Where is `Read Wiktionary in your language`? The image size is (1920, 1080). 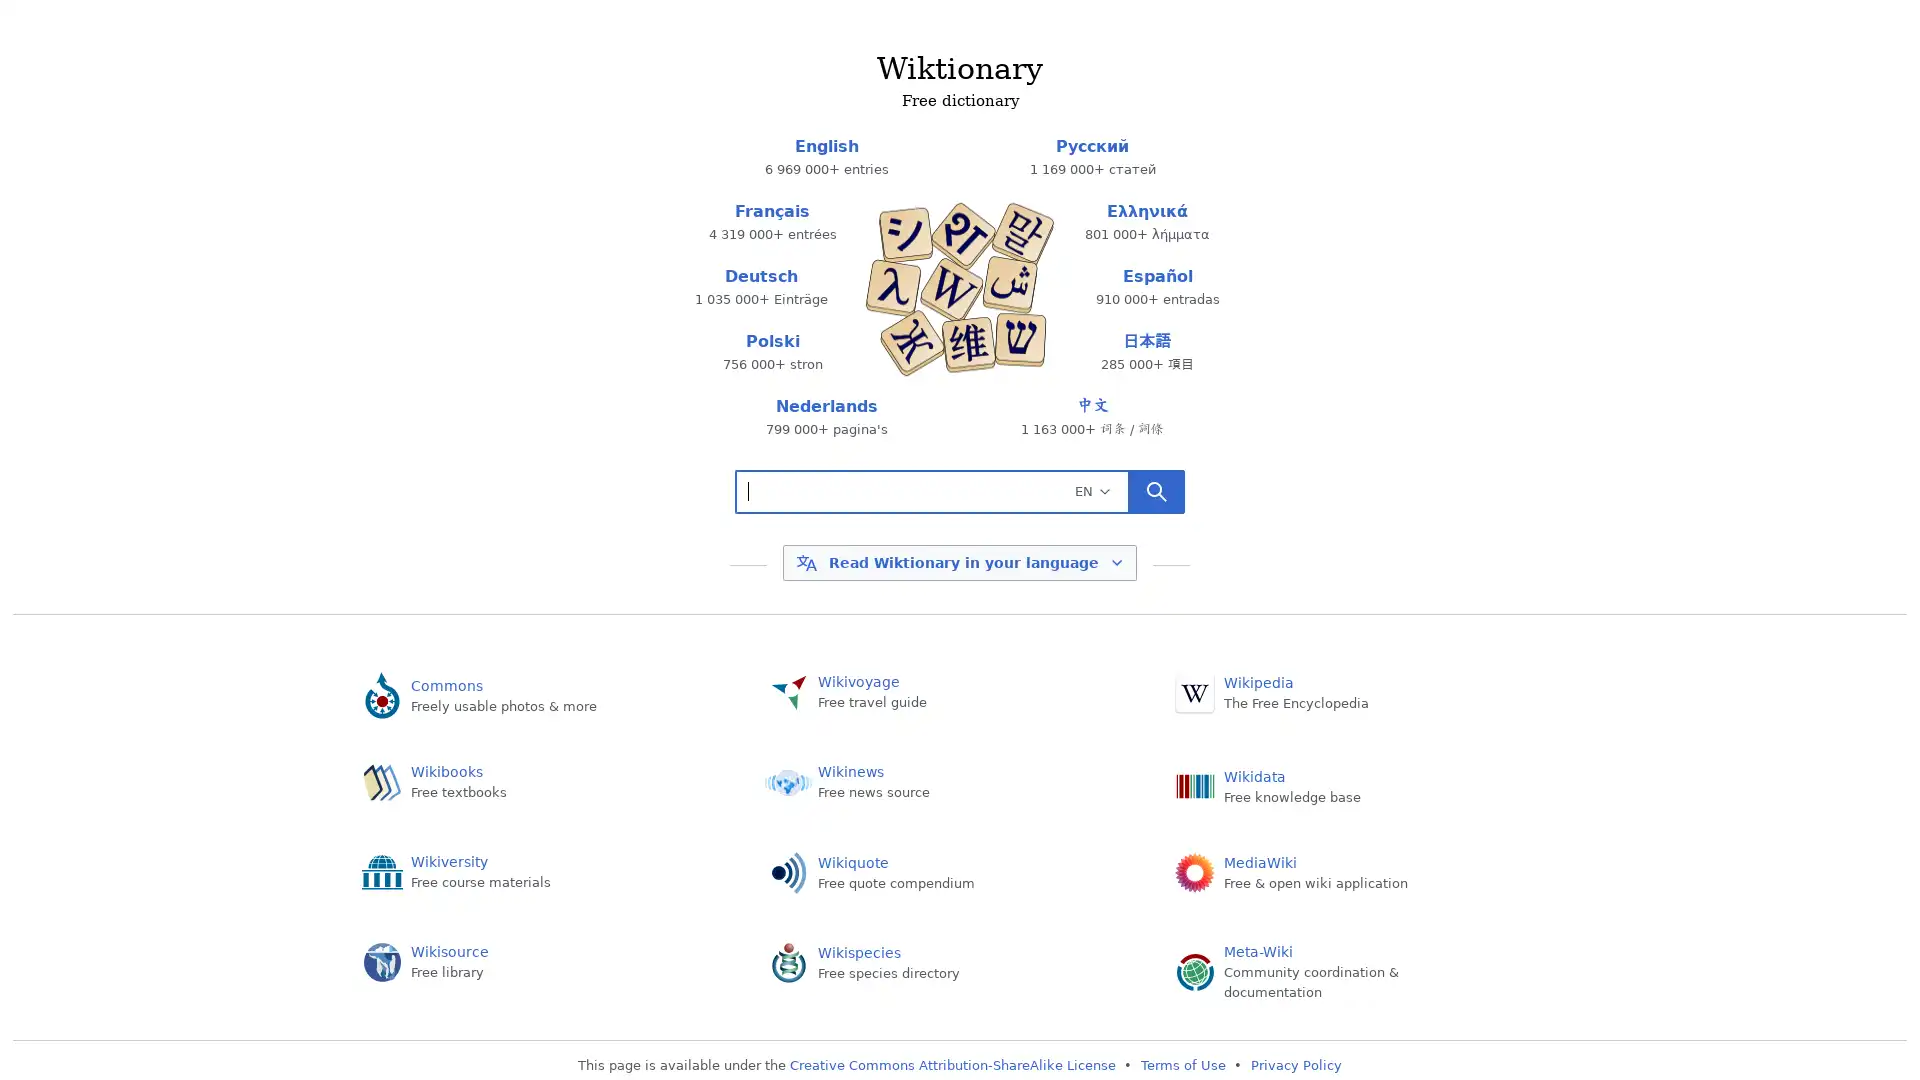 Read Wiktionary in your language is located at coordinates (958, 563).